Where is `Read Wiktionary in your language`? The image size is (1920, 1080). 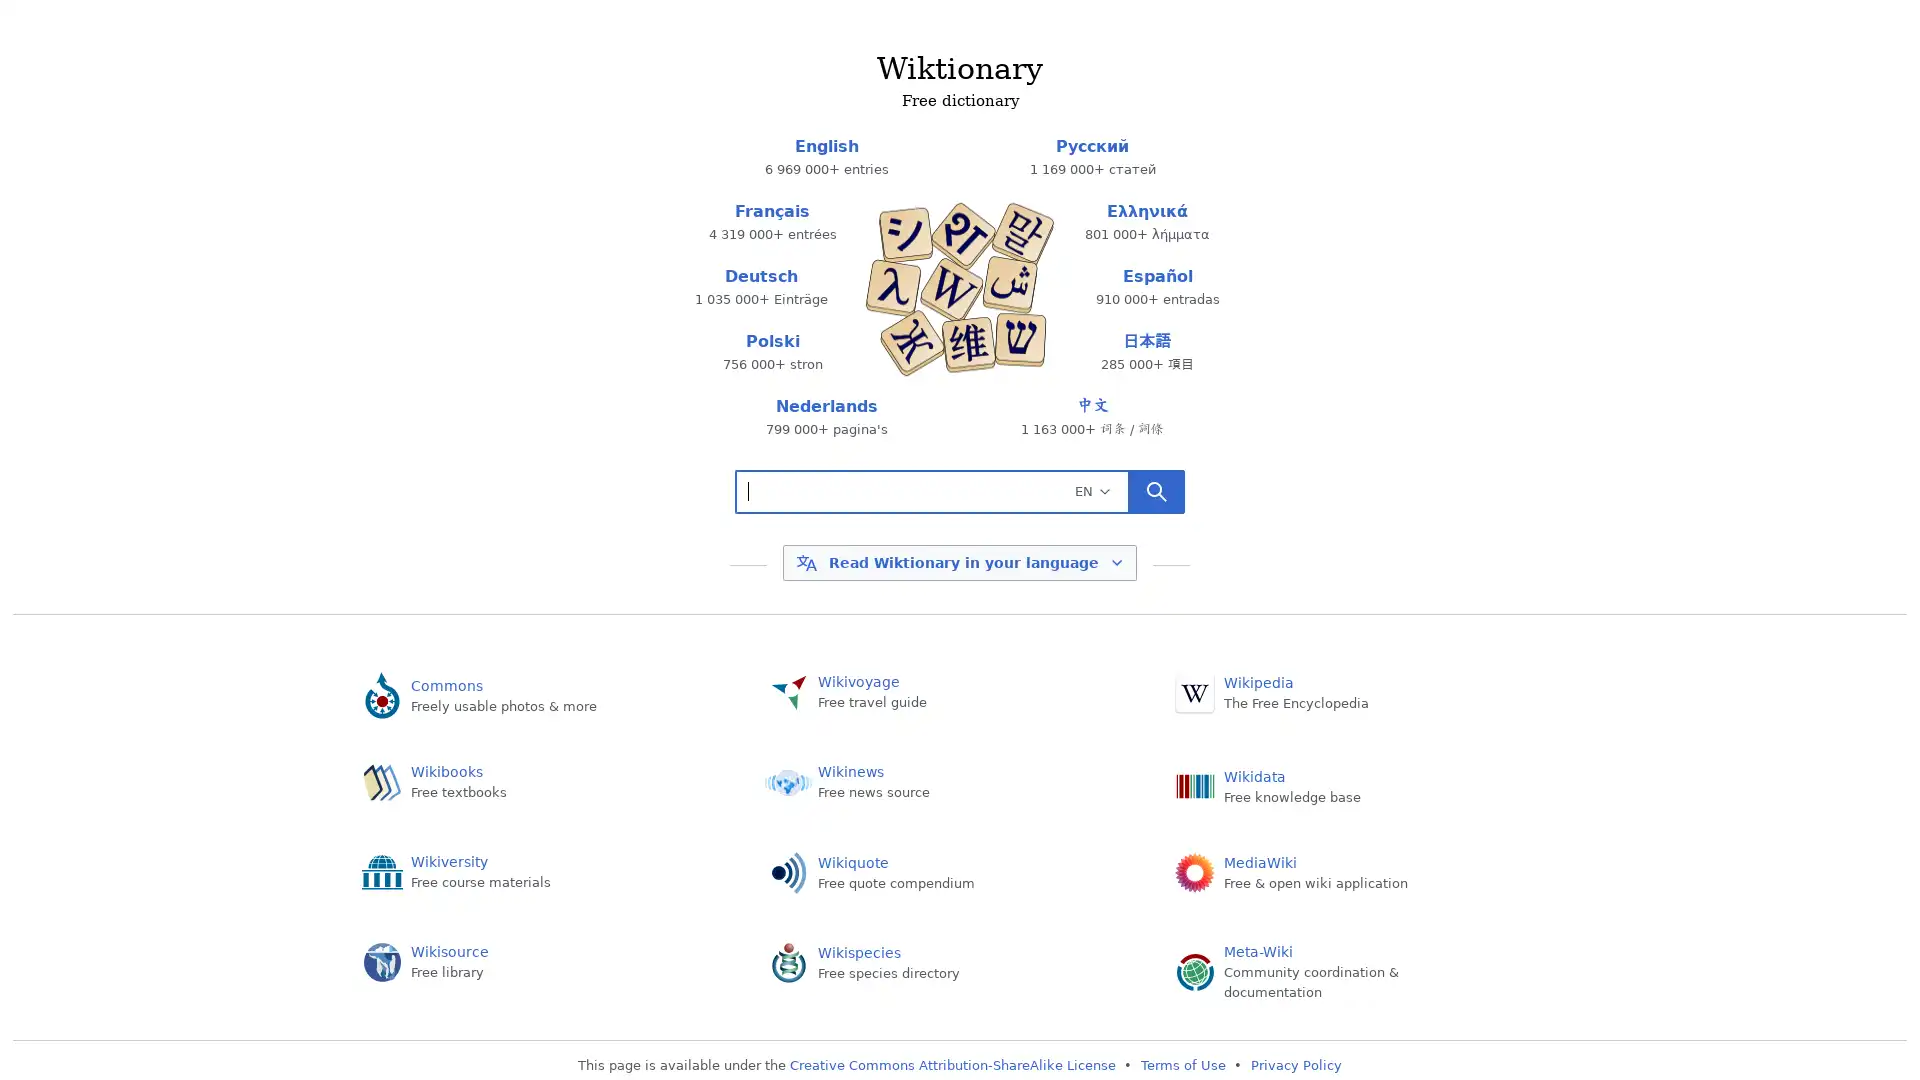 Read Wiktionary in your language is located at coordinates (958, 563).